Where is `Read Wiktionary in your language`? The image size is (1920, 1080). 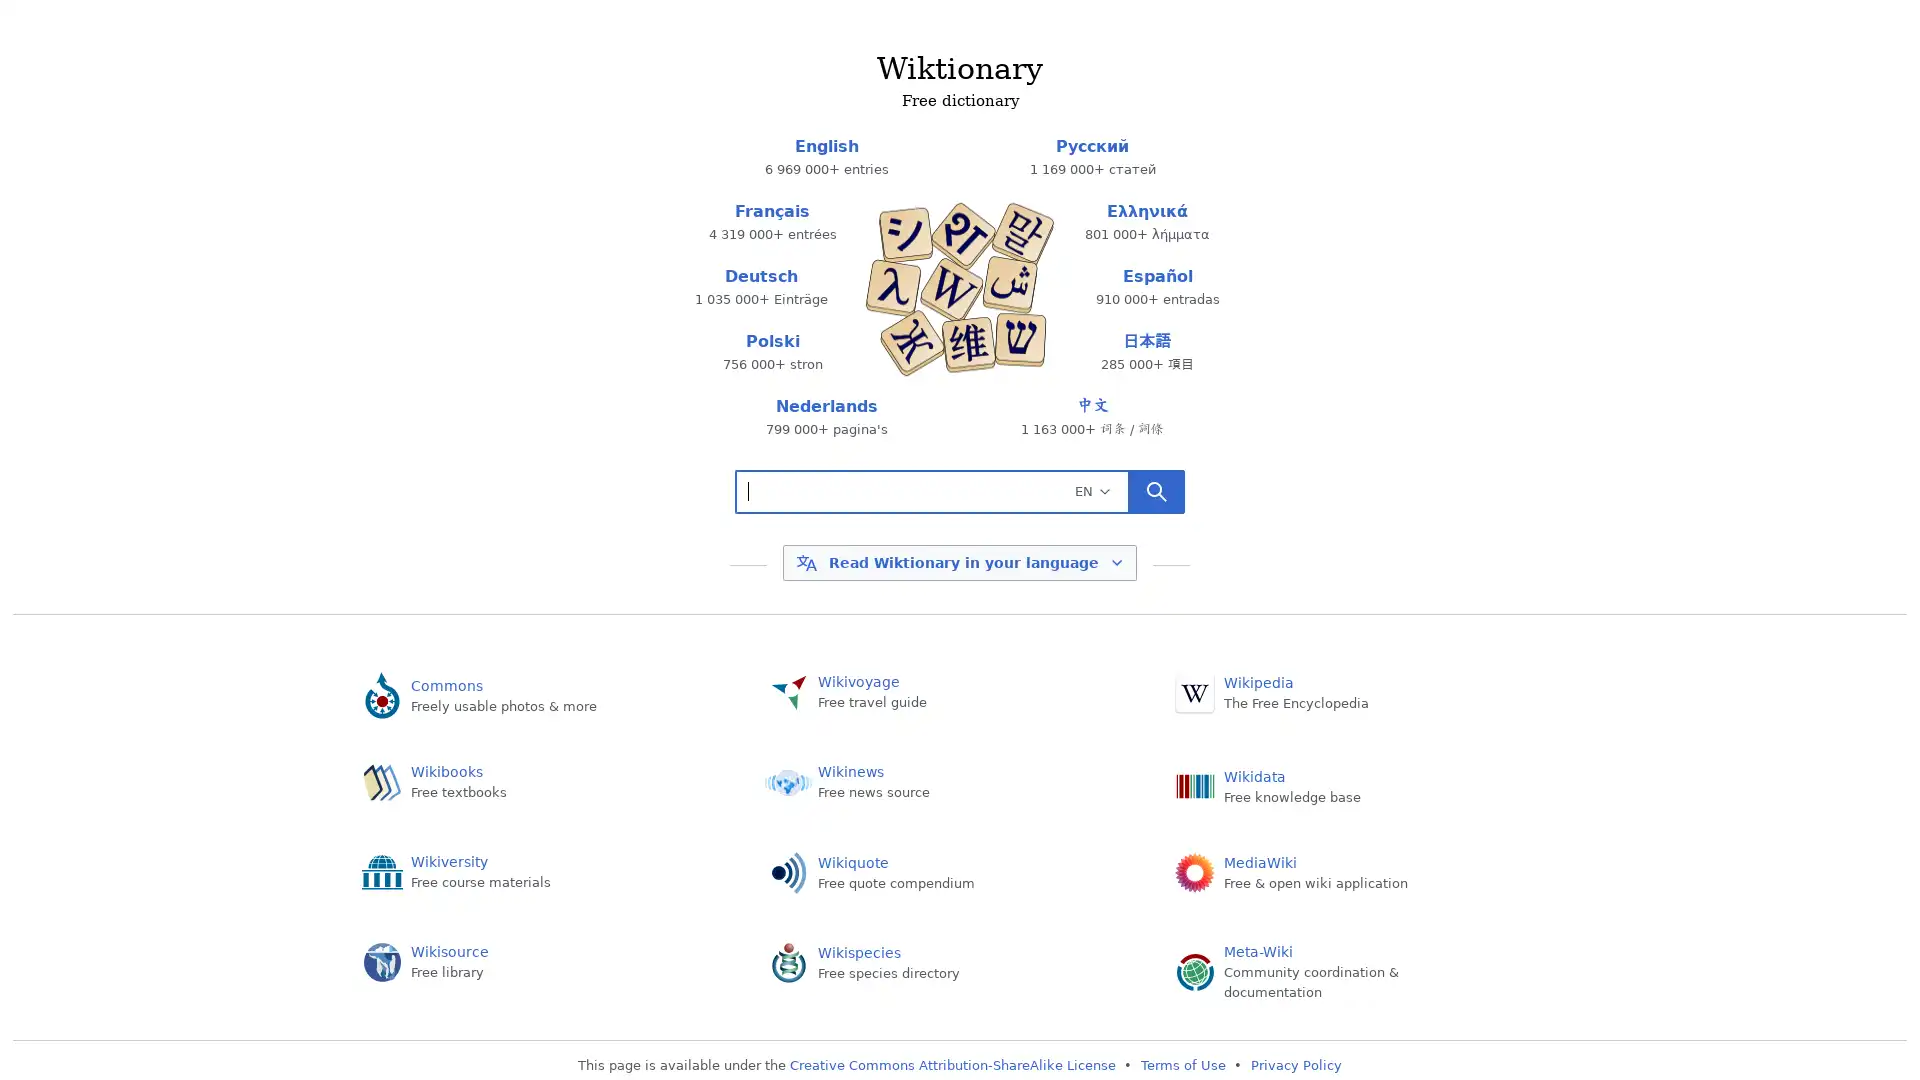 Read Wiktionary in your language is located at coordinates (958, 563).